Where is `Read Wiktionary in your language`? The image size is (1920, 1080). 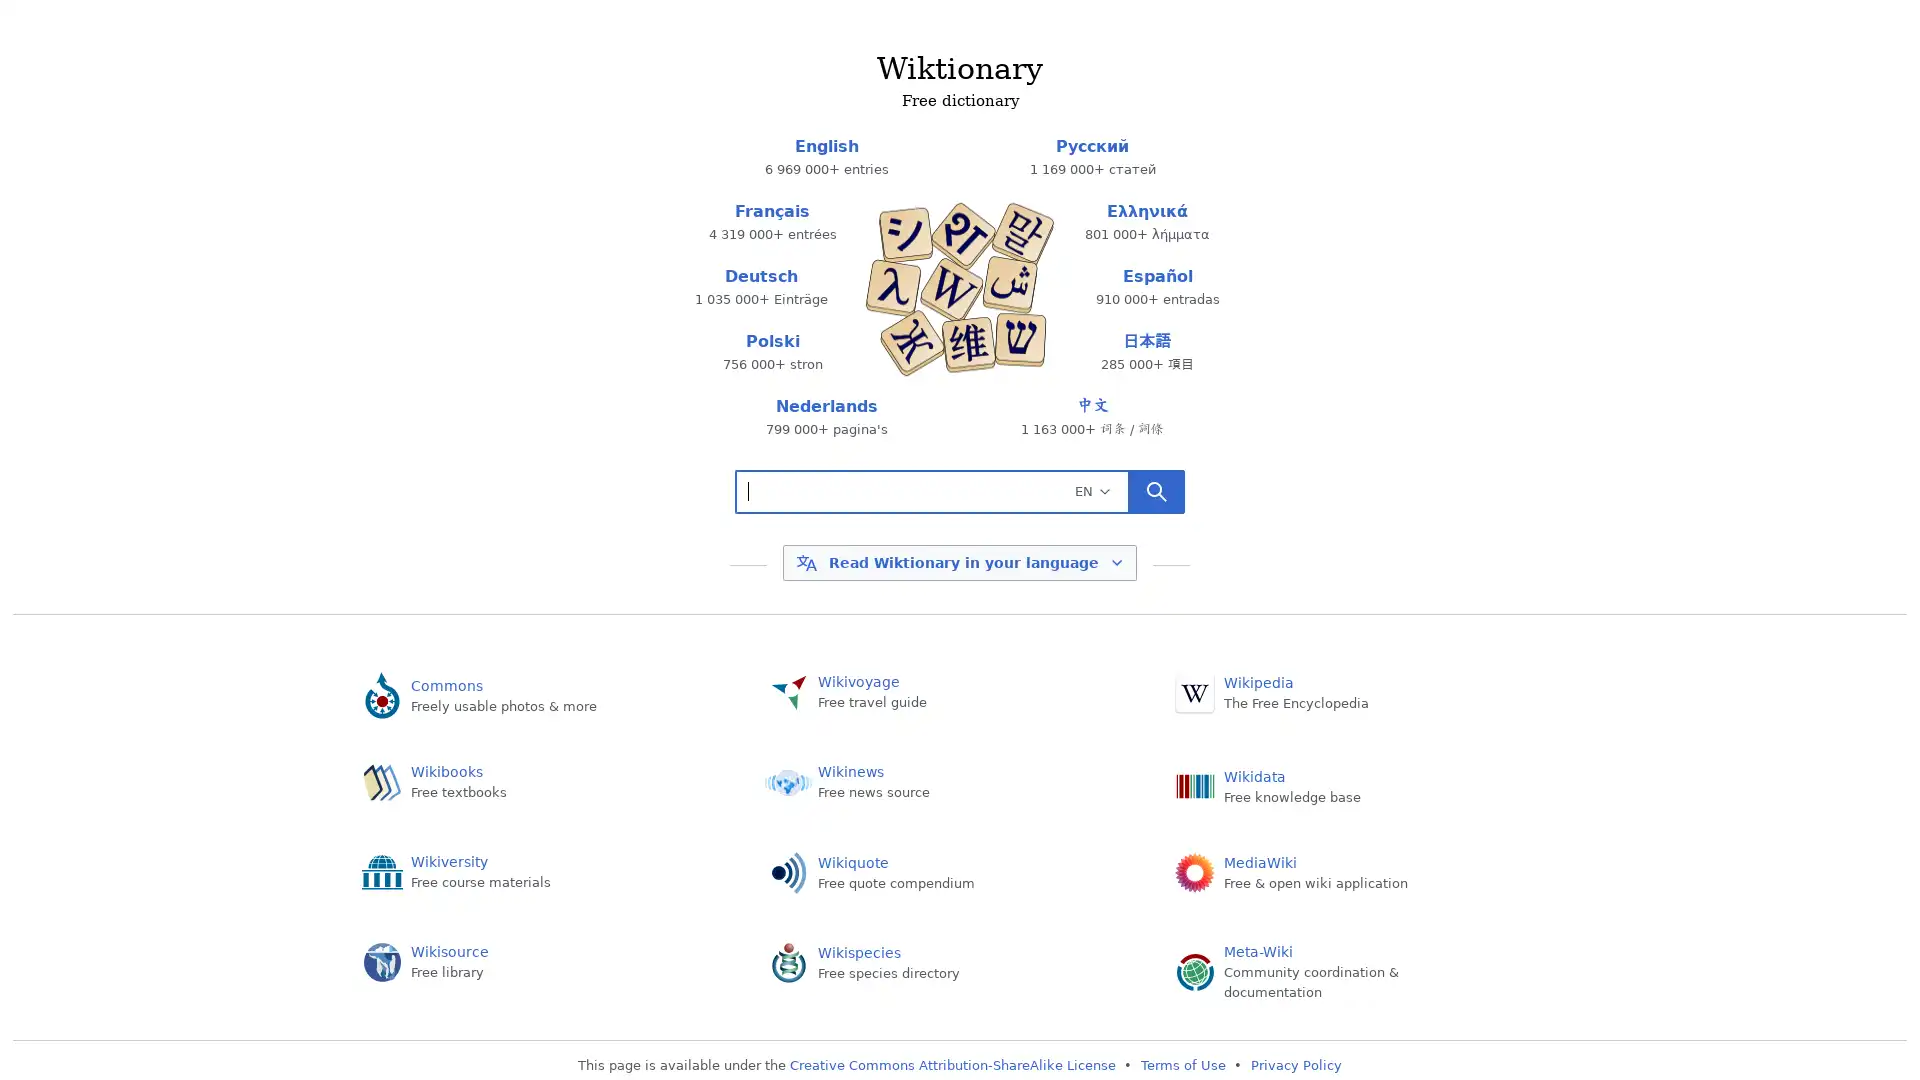 Read Wiktionary in your language is located at coordinates (958, 563).